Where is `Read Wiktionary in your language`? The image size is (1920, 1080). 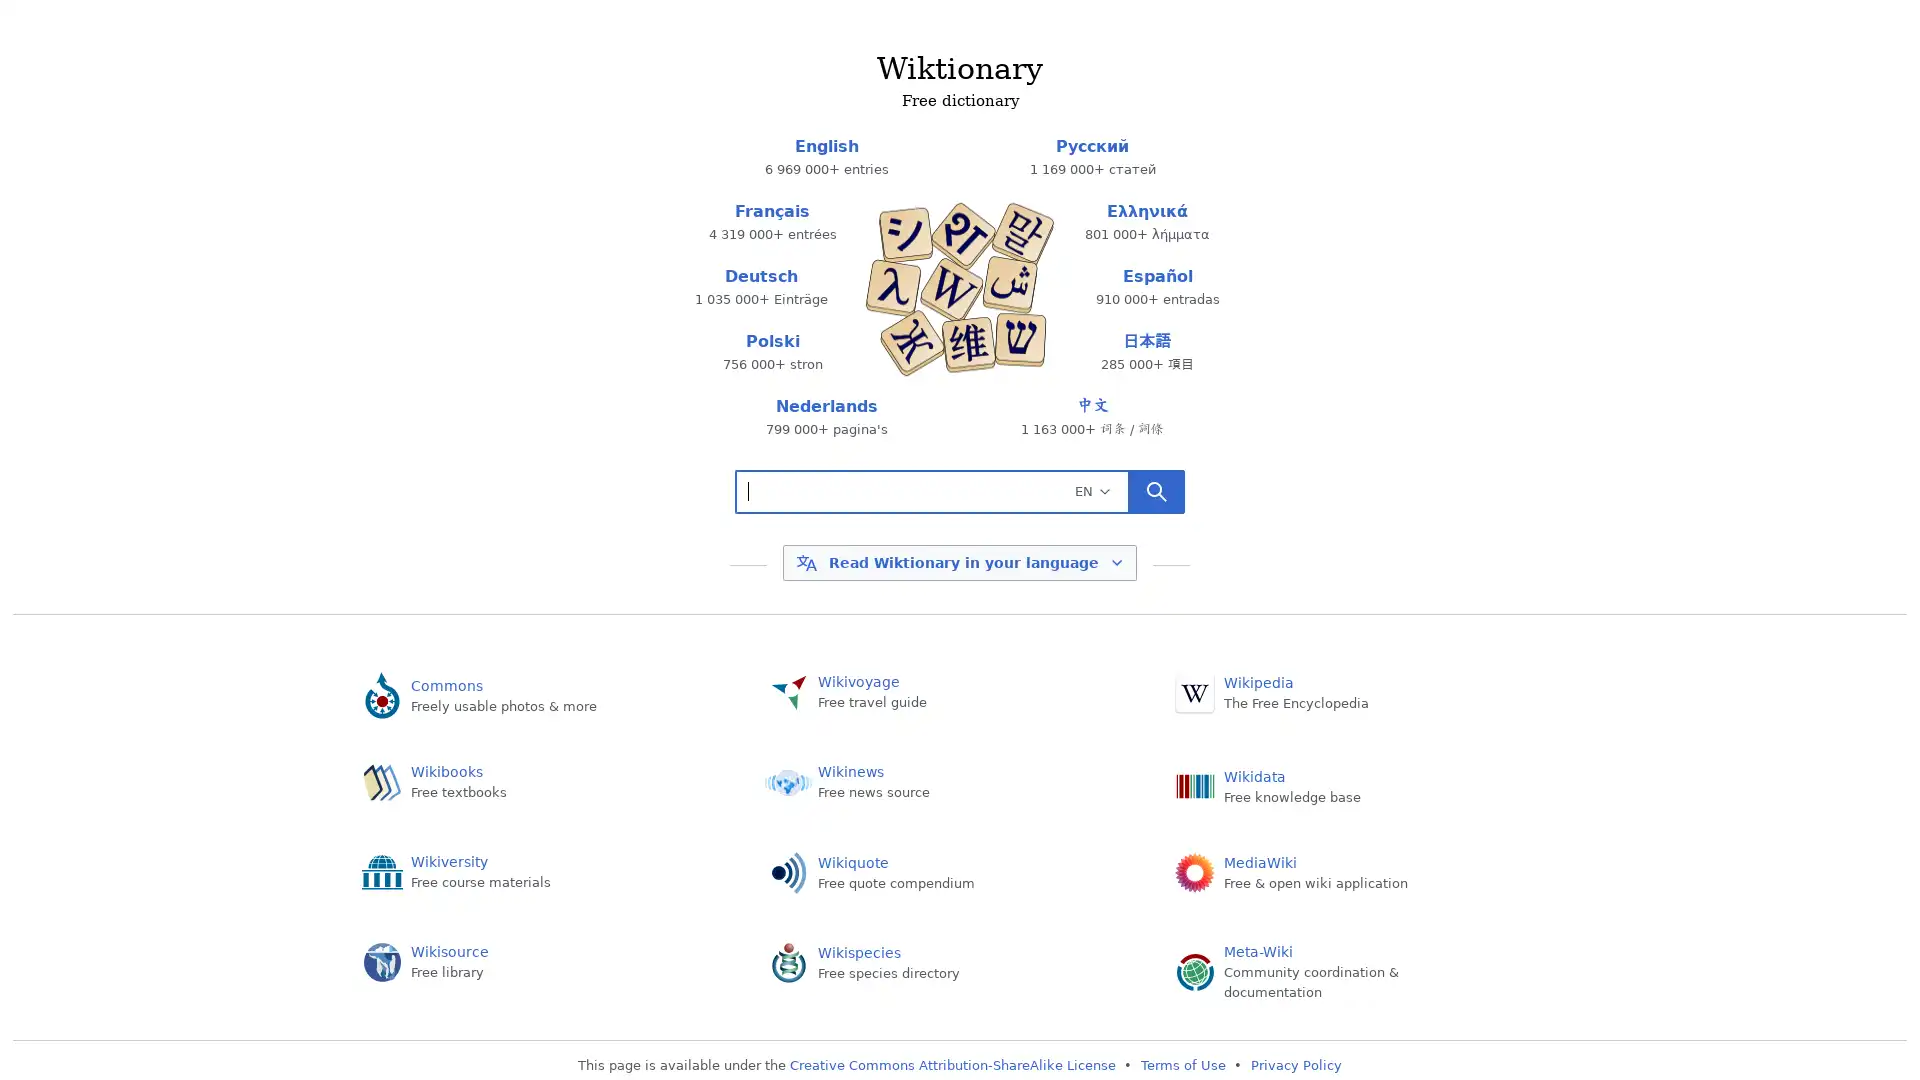 Read Wiktionary in your language is located at coordinates (958, 563).